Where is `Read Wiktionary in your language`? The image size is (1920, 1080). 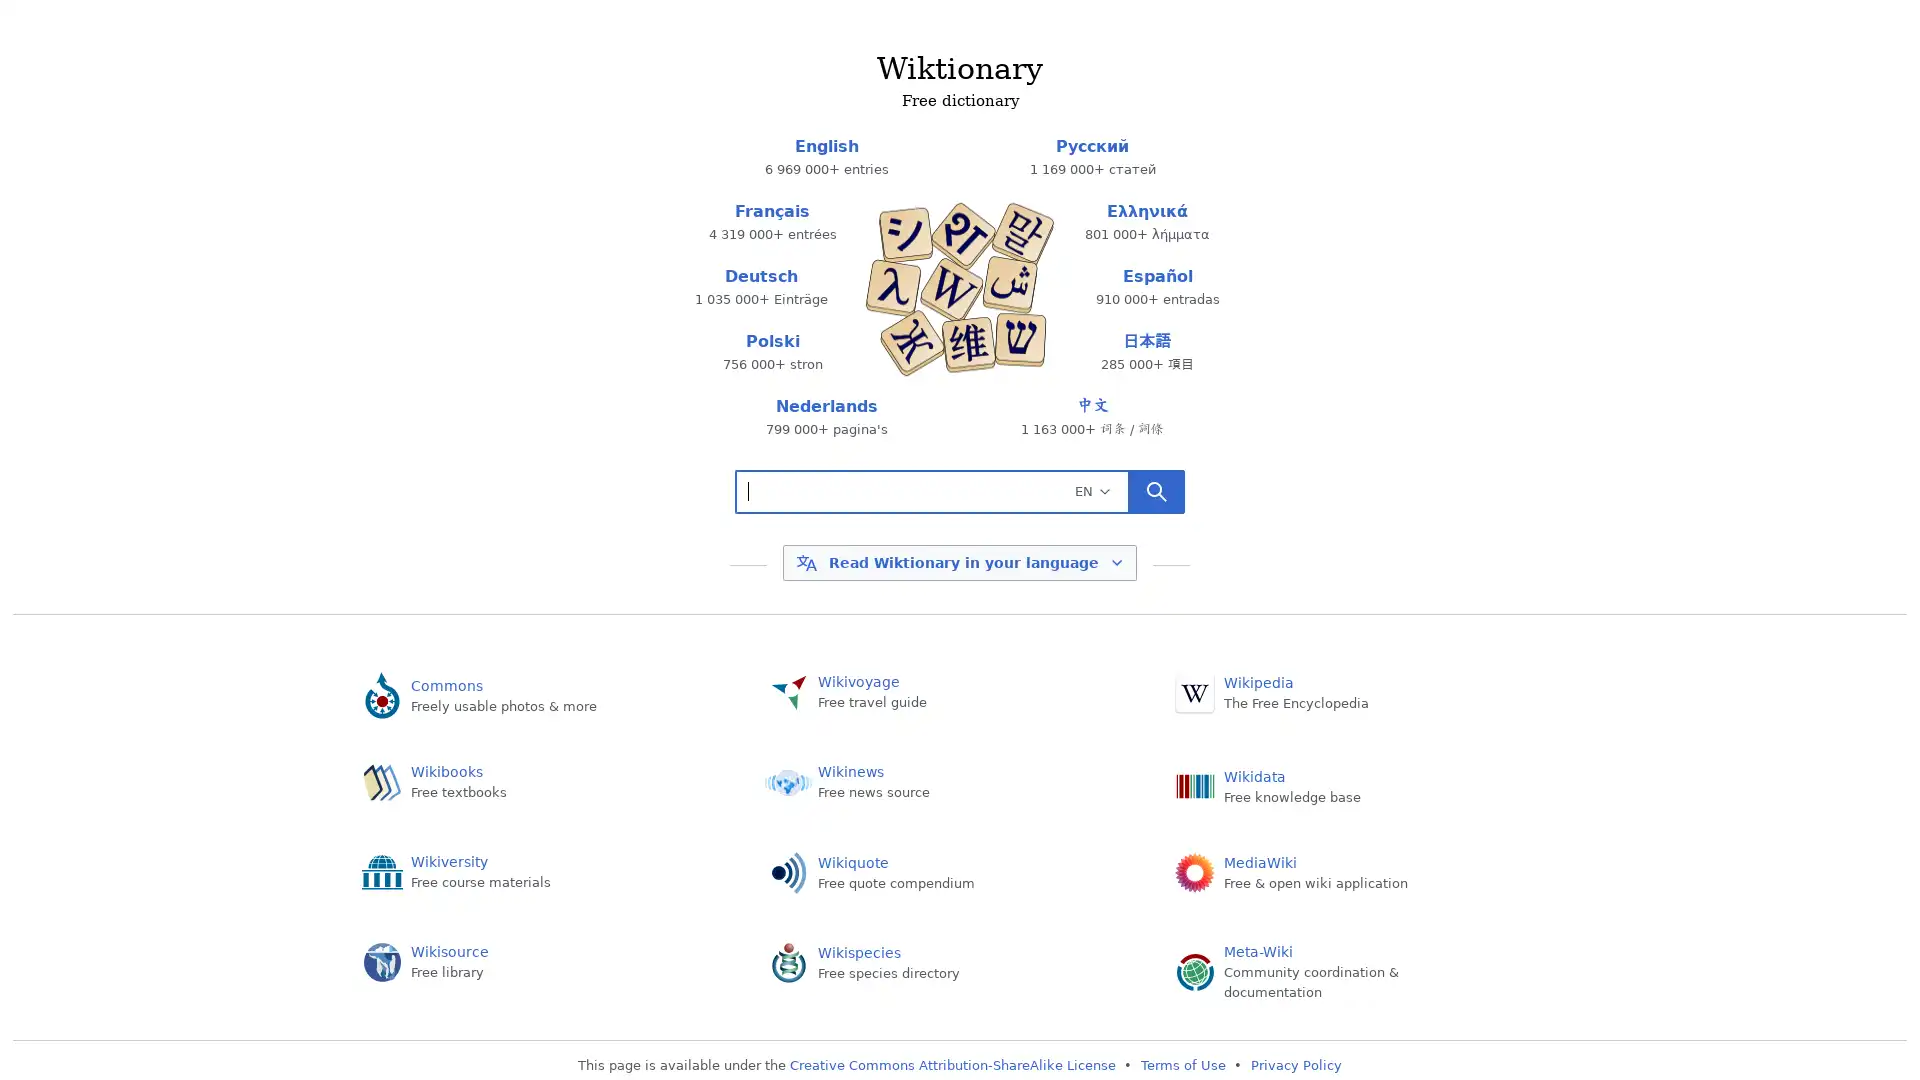 Read Wiktionary in your language is located at coordinates (958, 563).